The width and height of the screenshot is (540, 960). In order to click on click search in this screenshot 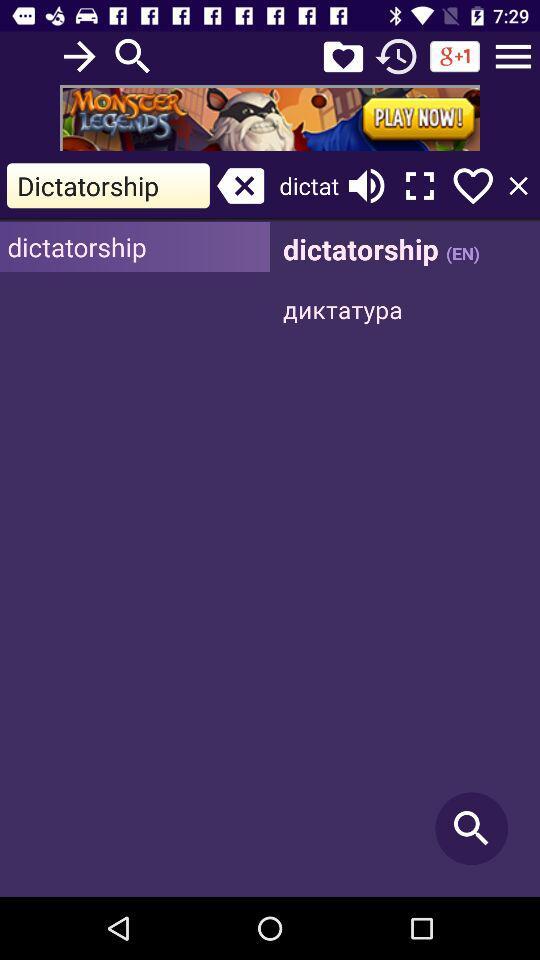, I will do `click(405, 559)`.